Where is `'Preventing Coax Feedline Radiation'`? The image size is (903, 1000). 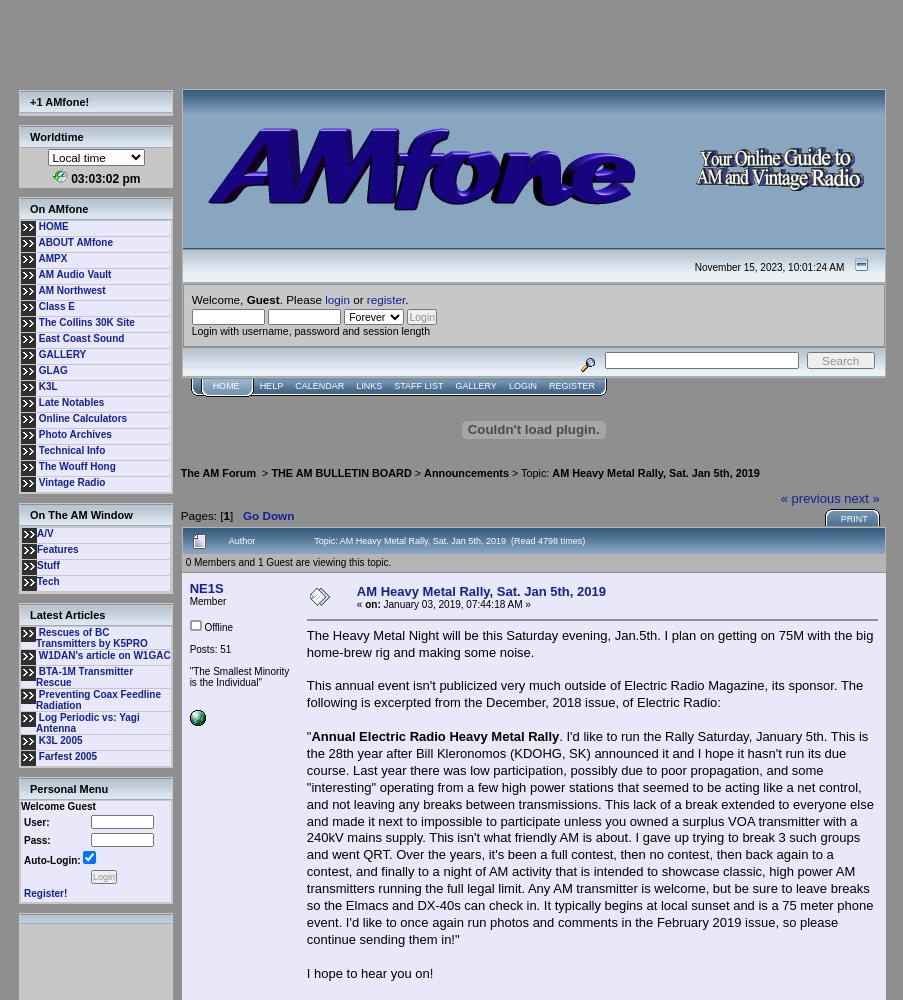 'Preventing Coax Feedline Radiation' is located at coordinates (98, 699).